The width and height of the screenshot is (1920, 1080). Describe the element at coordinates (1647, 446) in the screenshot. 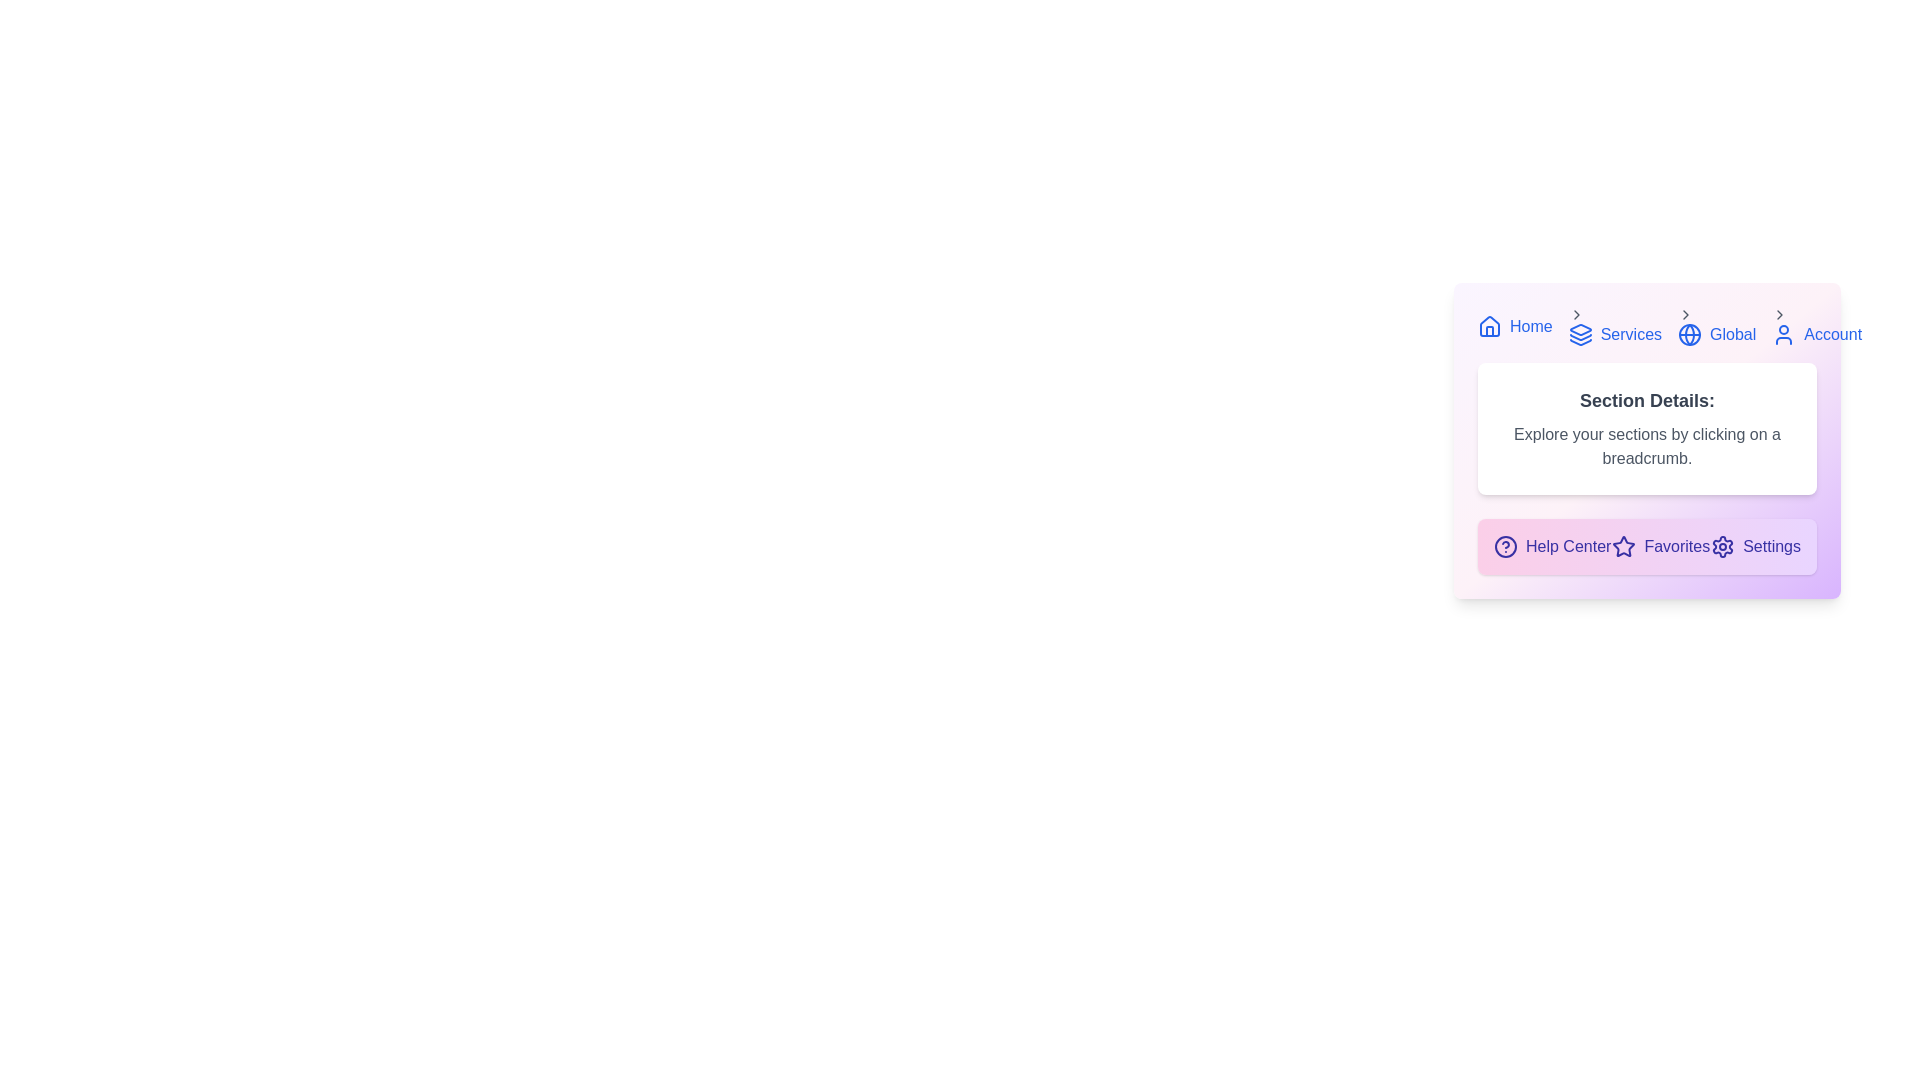

I see `explanatory text element located beneath 'Section Details:' within a white, rounded, shadowed box` at that location.